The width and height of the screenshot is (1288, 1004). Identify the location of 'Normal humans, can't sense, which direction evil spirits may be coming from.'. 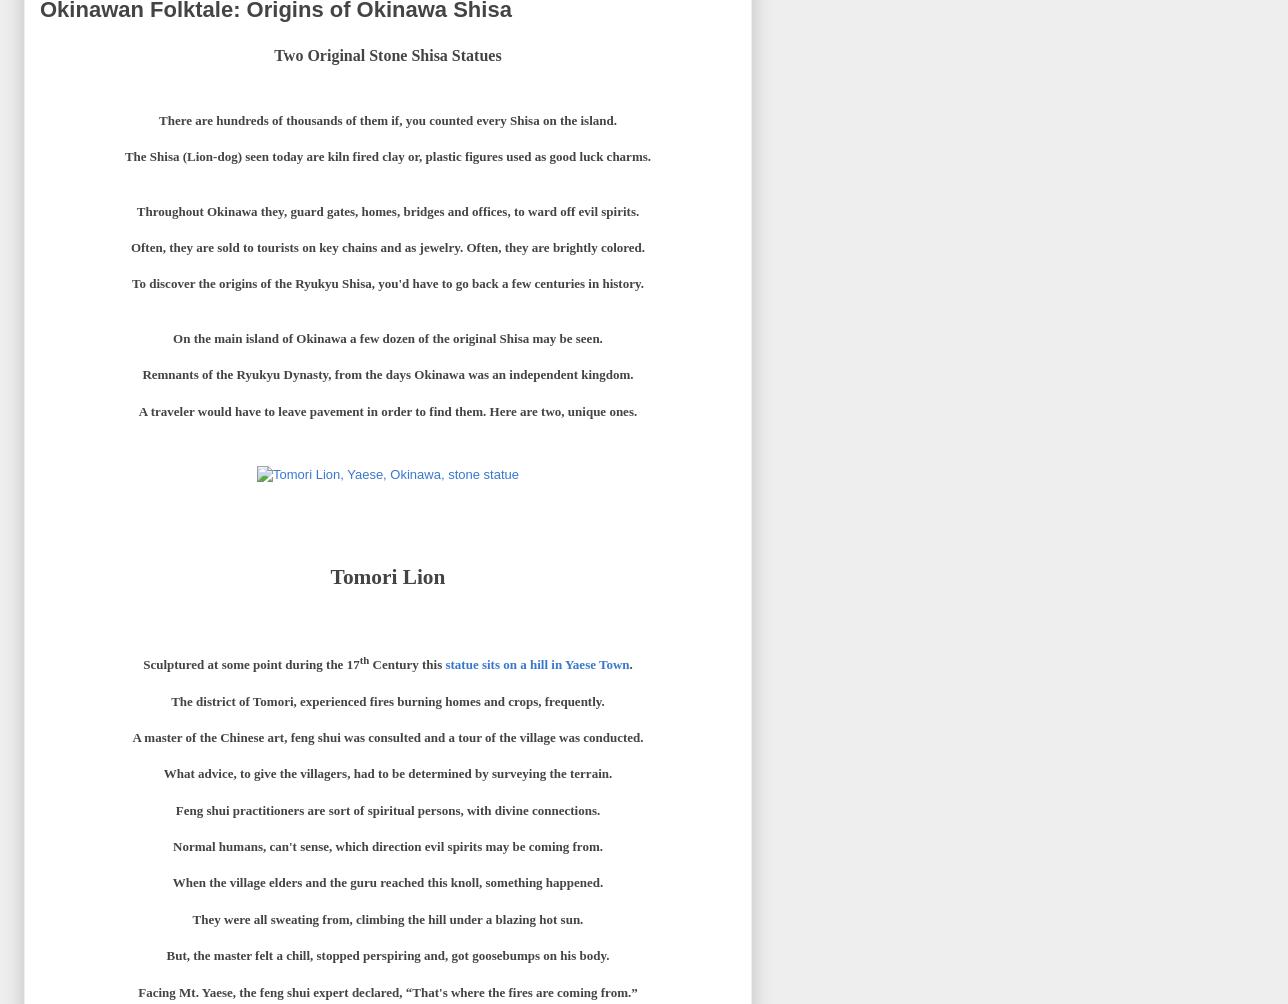
(387, 846).